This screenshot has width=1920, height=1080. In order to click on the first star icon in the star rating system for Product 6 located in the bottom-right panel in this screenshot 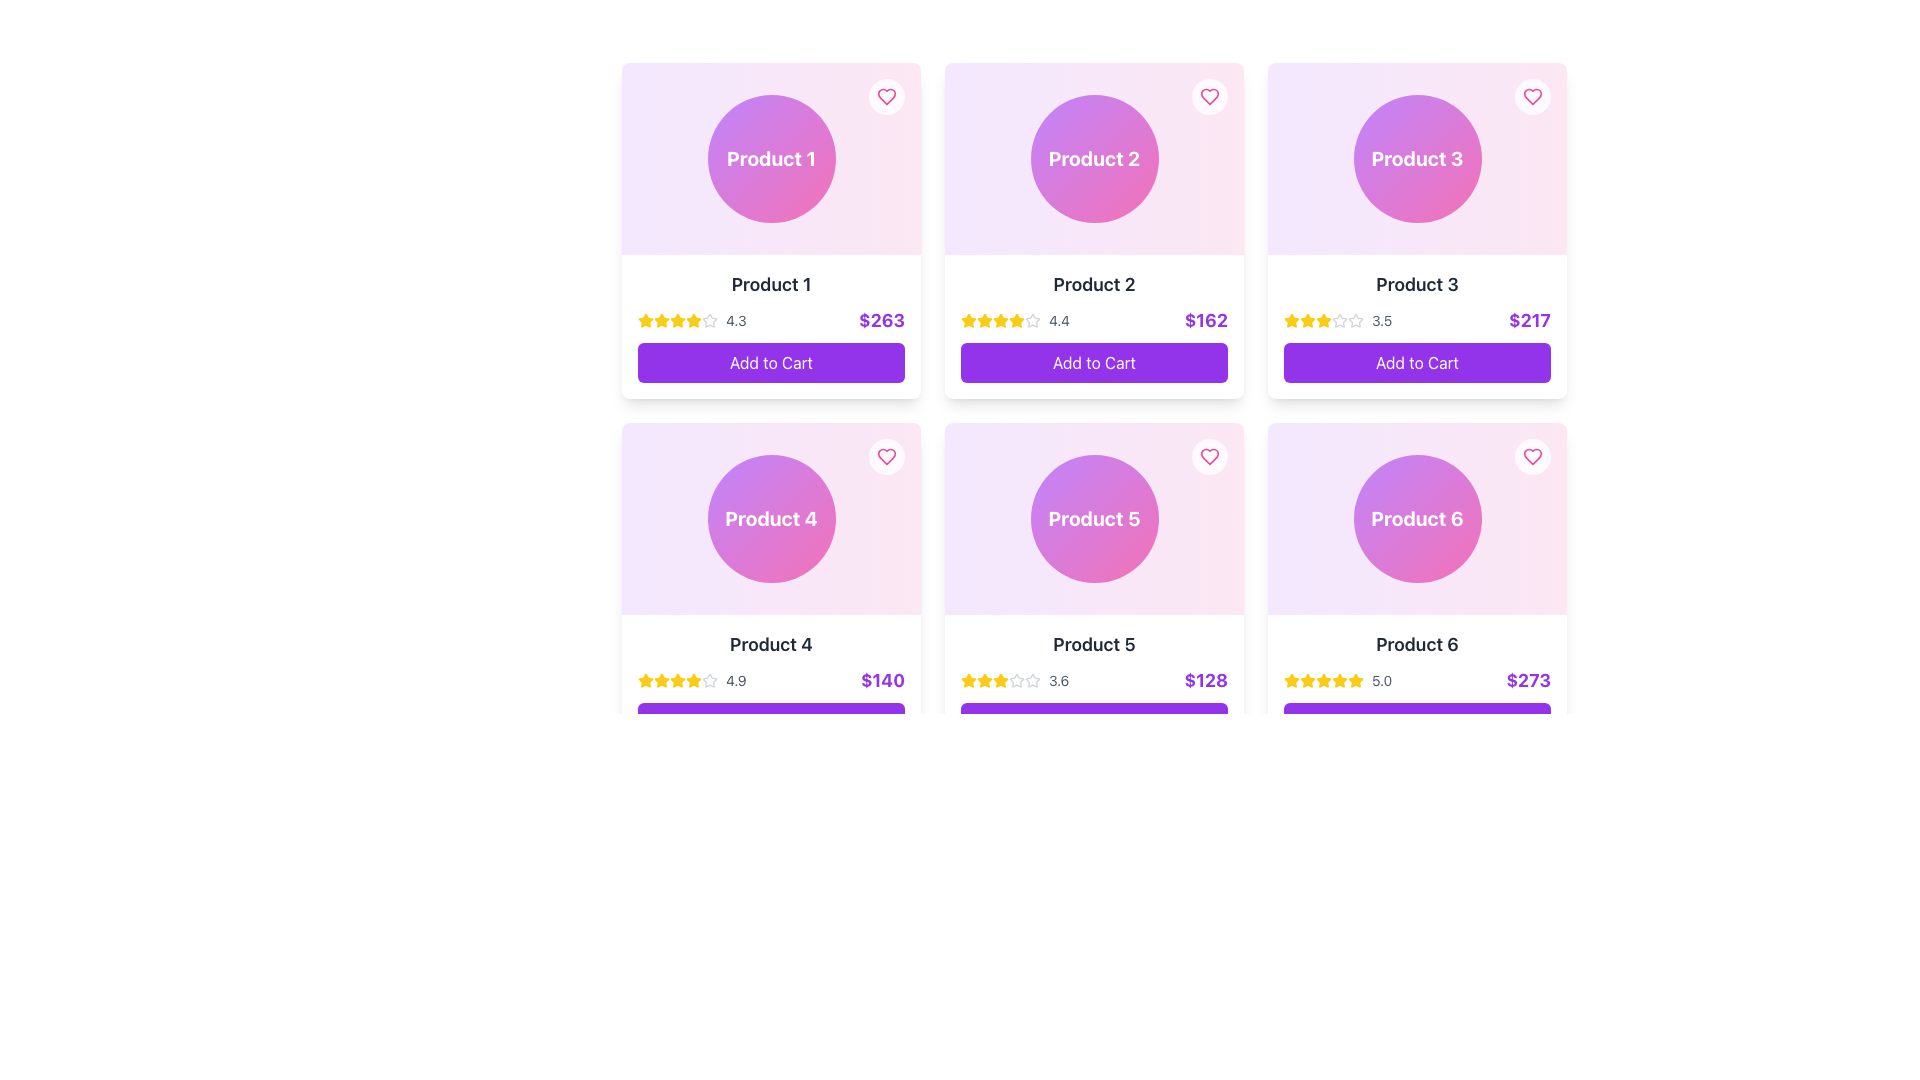, I will do `click(1339, 679)`.